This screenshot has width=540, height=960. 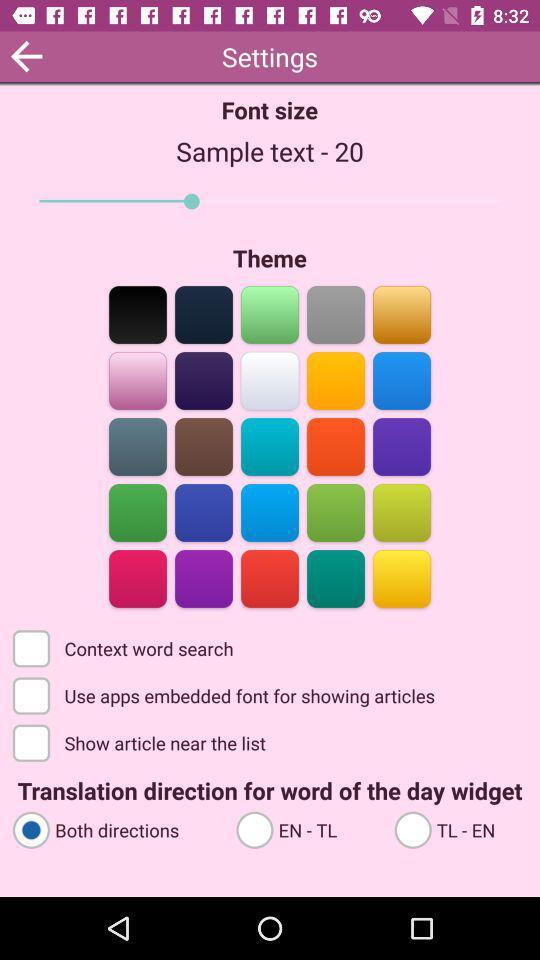 What do you see at coordinates (401, 577) in the screenshot?
I see `this color` at bounding box center [401, 577].